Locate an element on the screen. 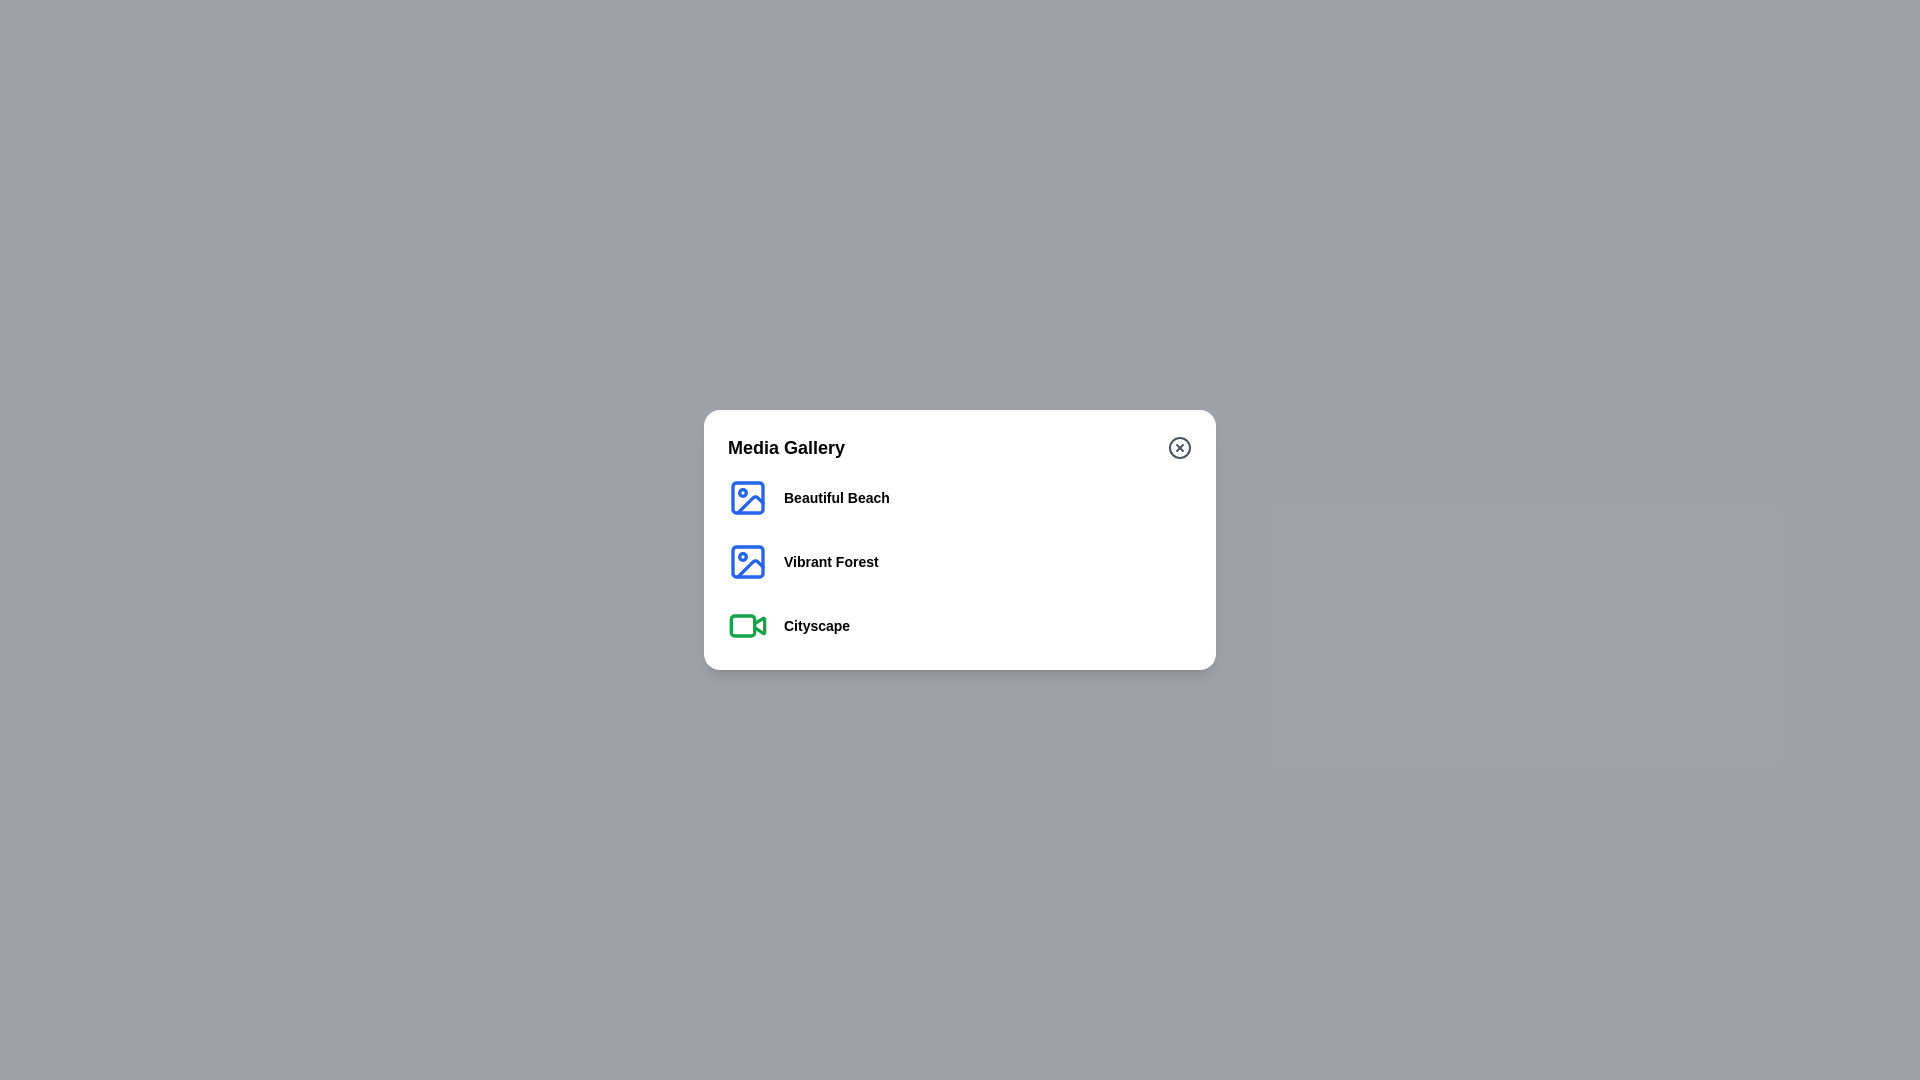 Image resolution: width=1920 pixels, height=1080 pixels. the media item titled Vibrant Forest is located at coordinates (831, 562).